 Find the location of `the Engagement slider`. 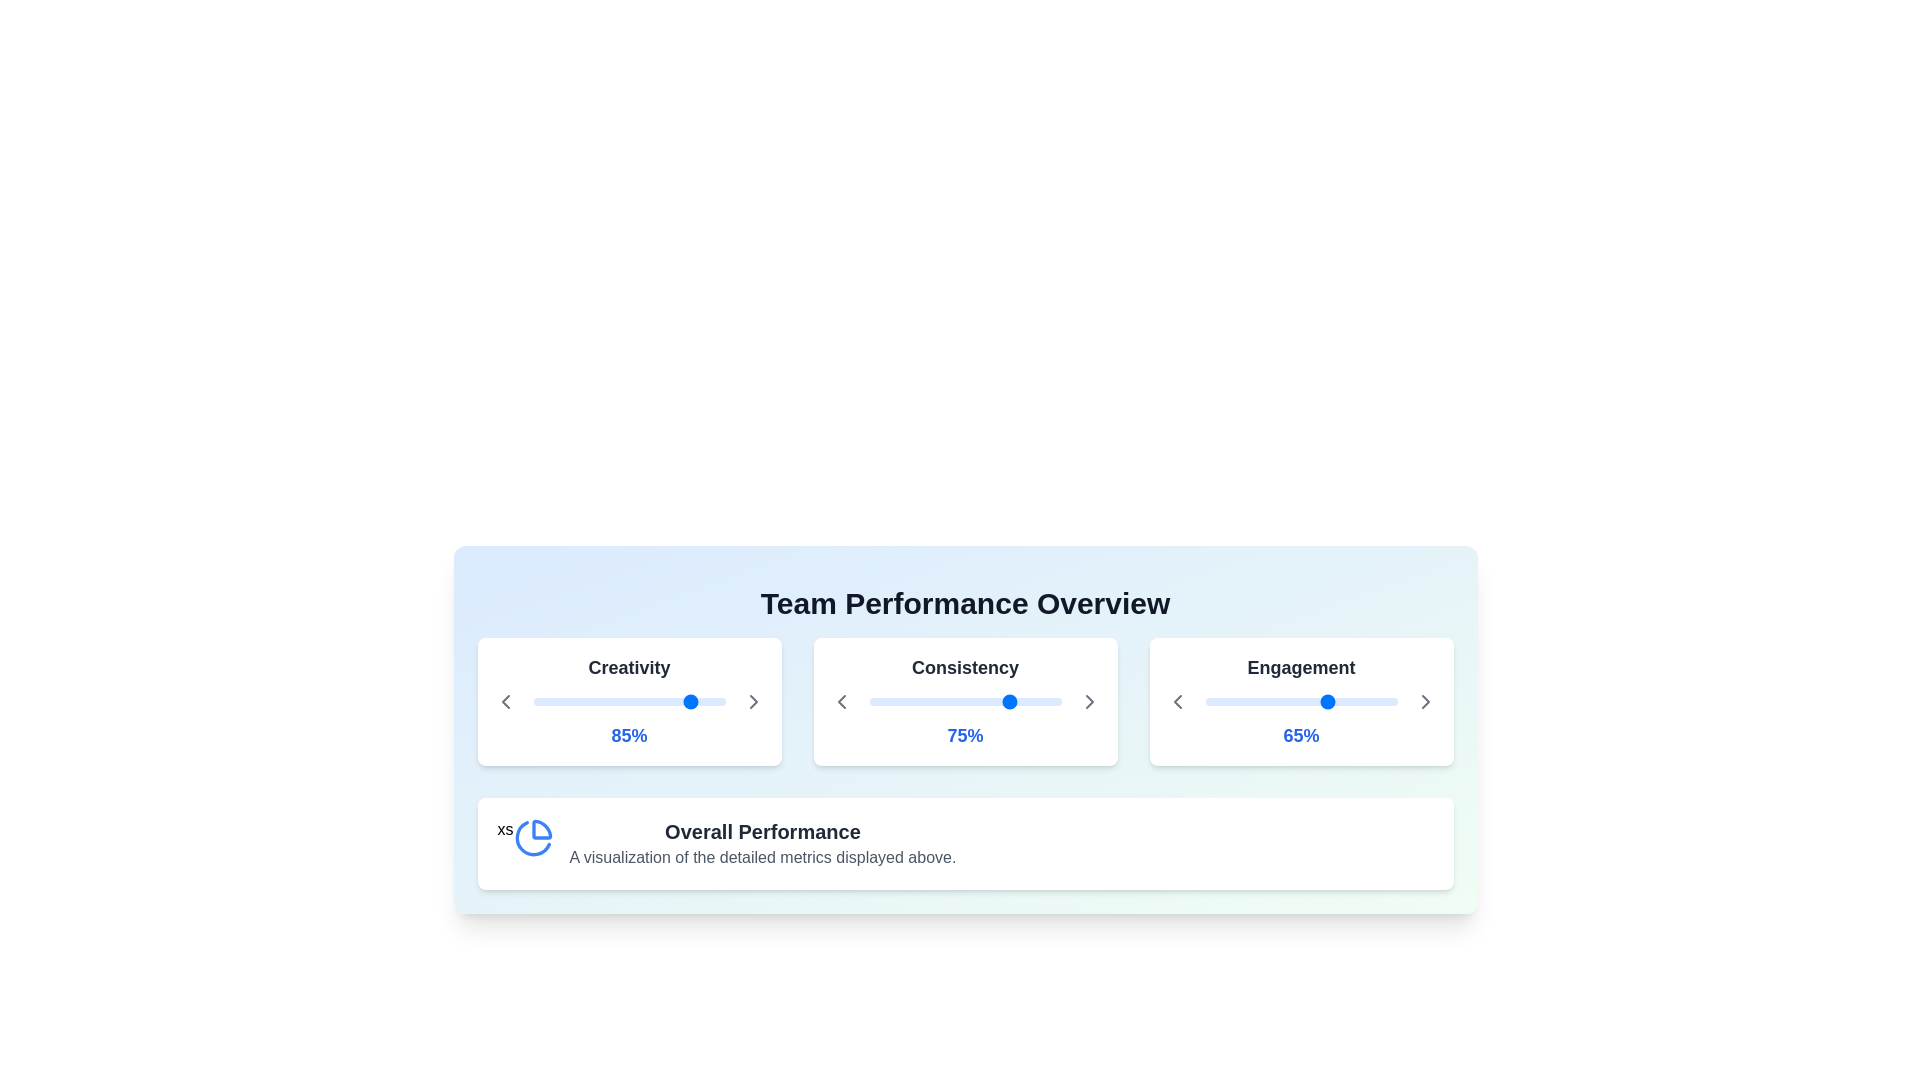

the Engagement slider is located at coordinates (1244, 701).